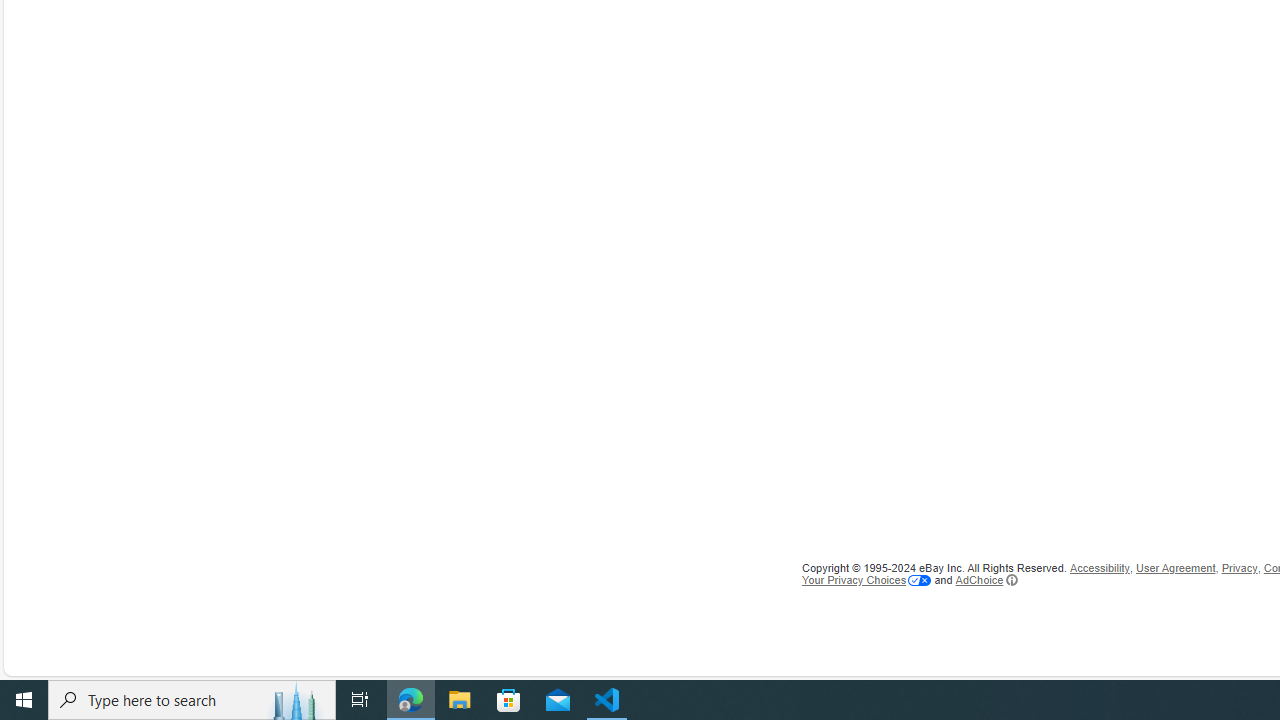 Image resolution: width=1280 pixels, height=720 pixels. Describe the element at coordinates (867, 579) in the screenshot. I see `'Your Privacy Choices'` at that location.